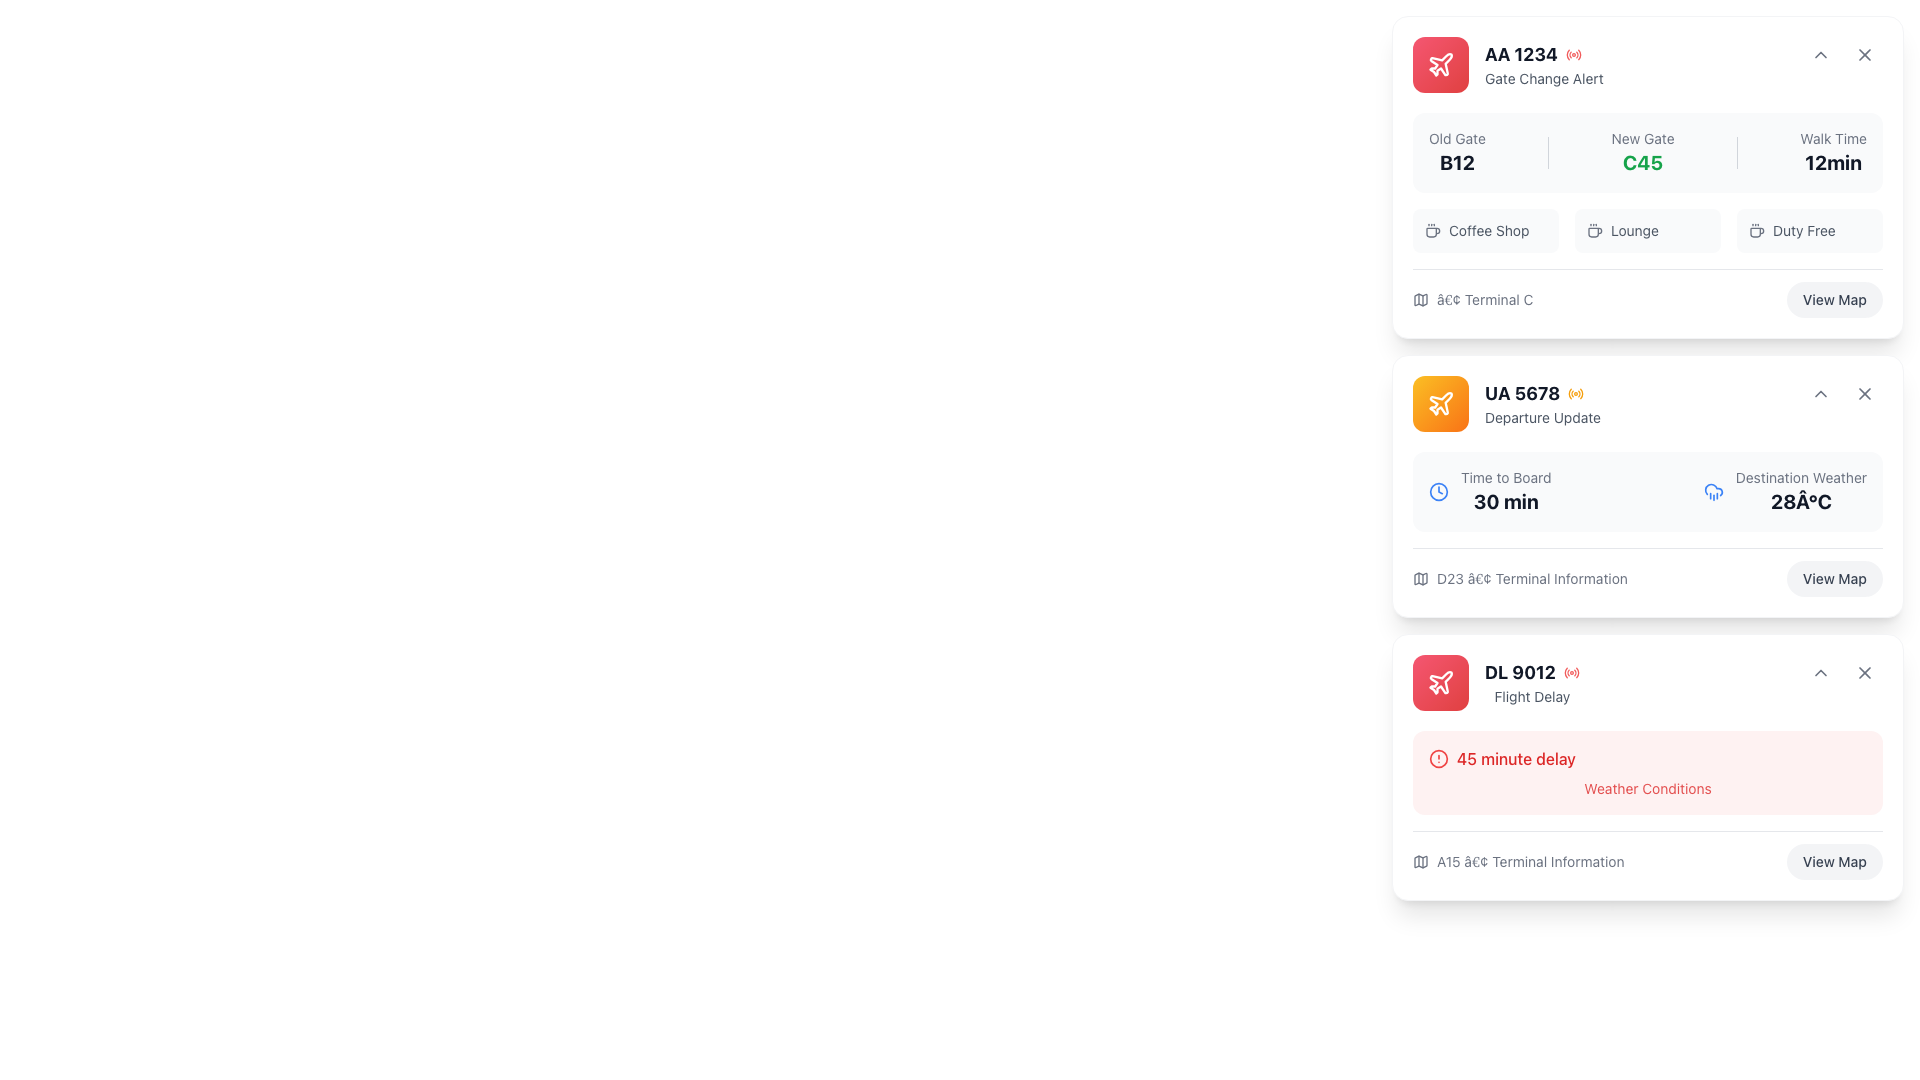  What do you see at coordinates (1457, 161) in the screenshot?
I see `the bold static text label displaying 'B12' in dark-gray color, which is positioned below 'Old Gate' within the flight information card for flight 'AA 1234'` at bounding box center [1457, 161].